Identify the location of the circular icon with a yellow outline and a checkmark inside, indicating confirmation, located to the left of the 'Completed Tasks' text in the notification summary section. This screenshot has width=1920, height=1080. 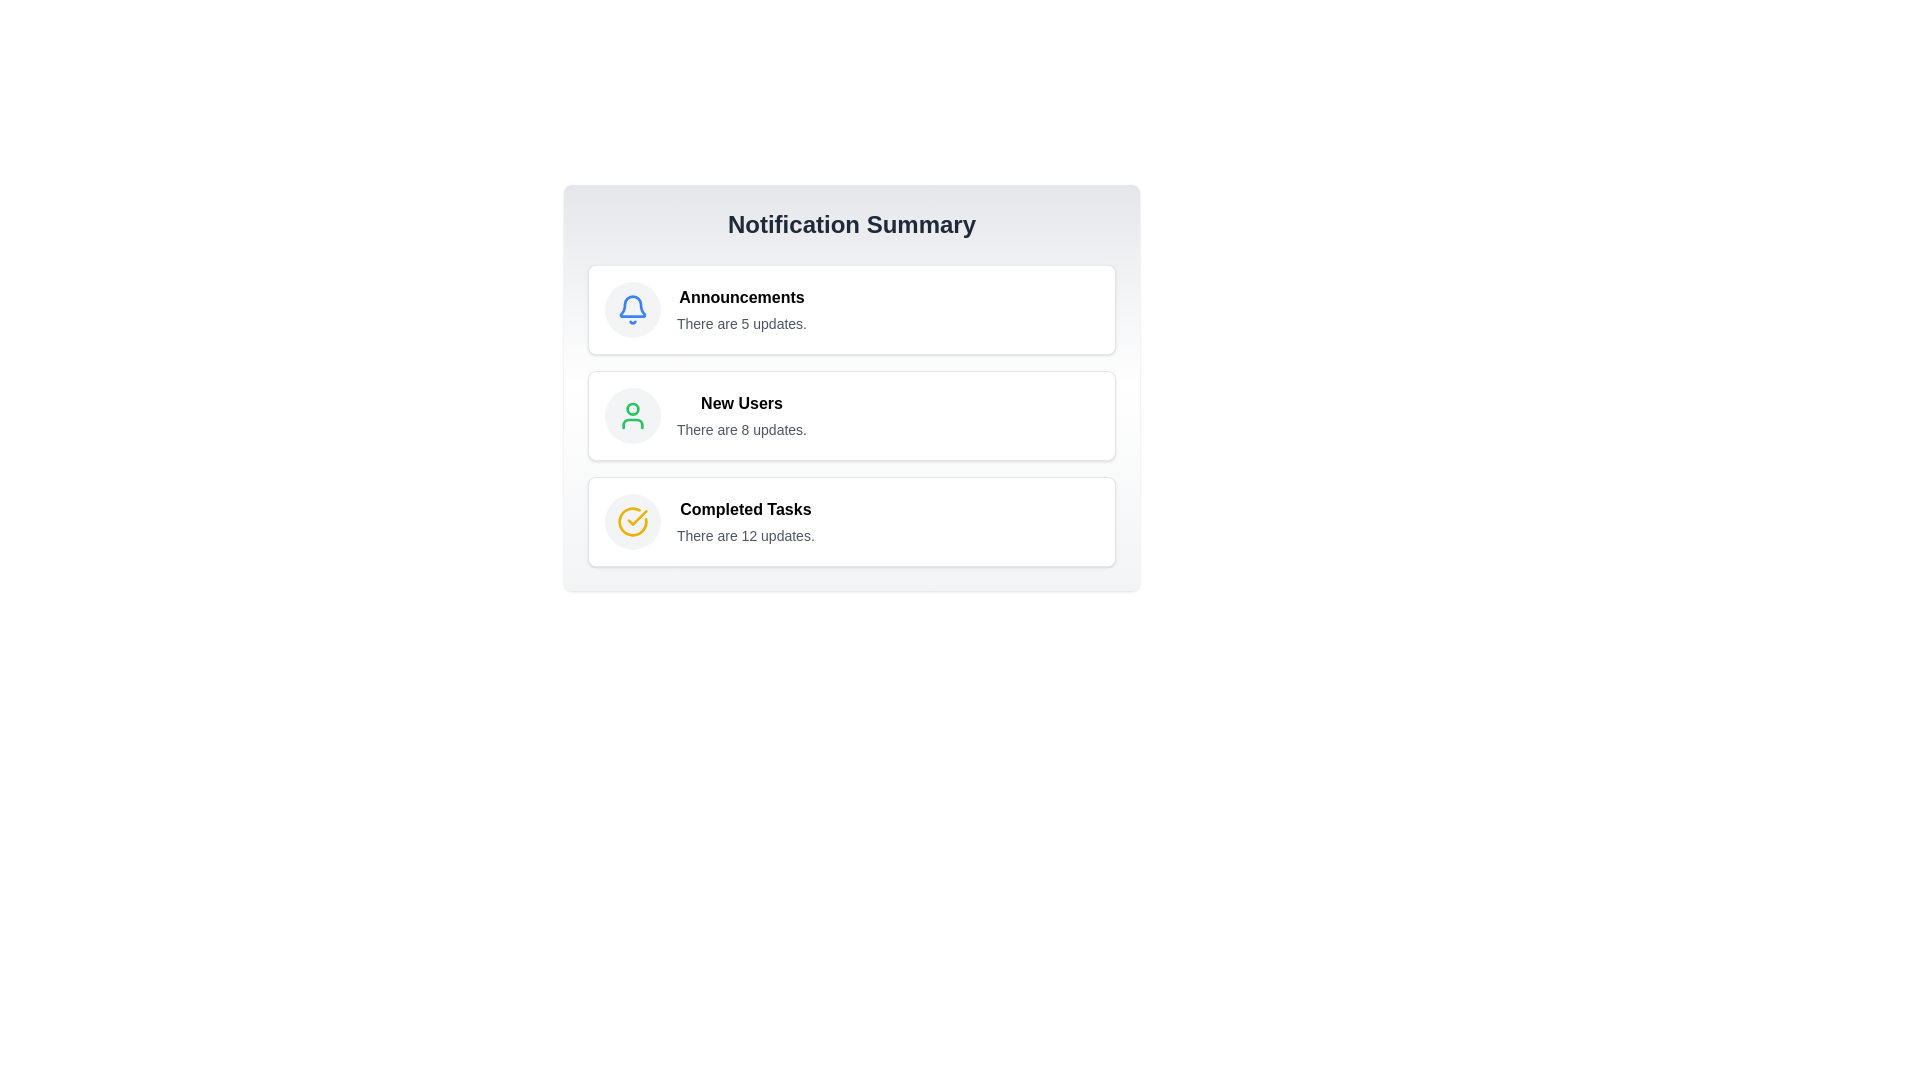
(632, 520).